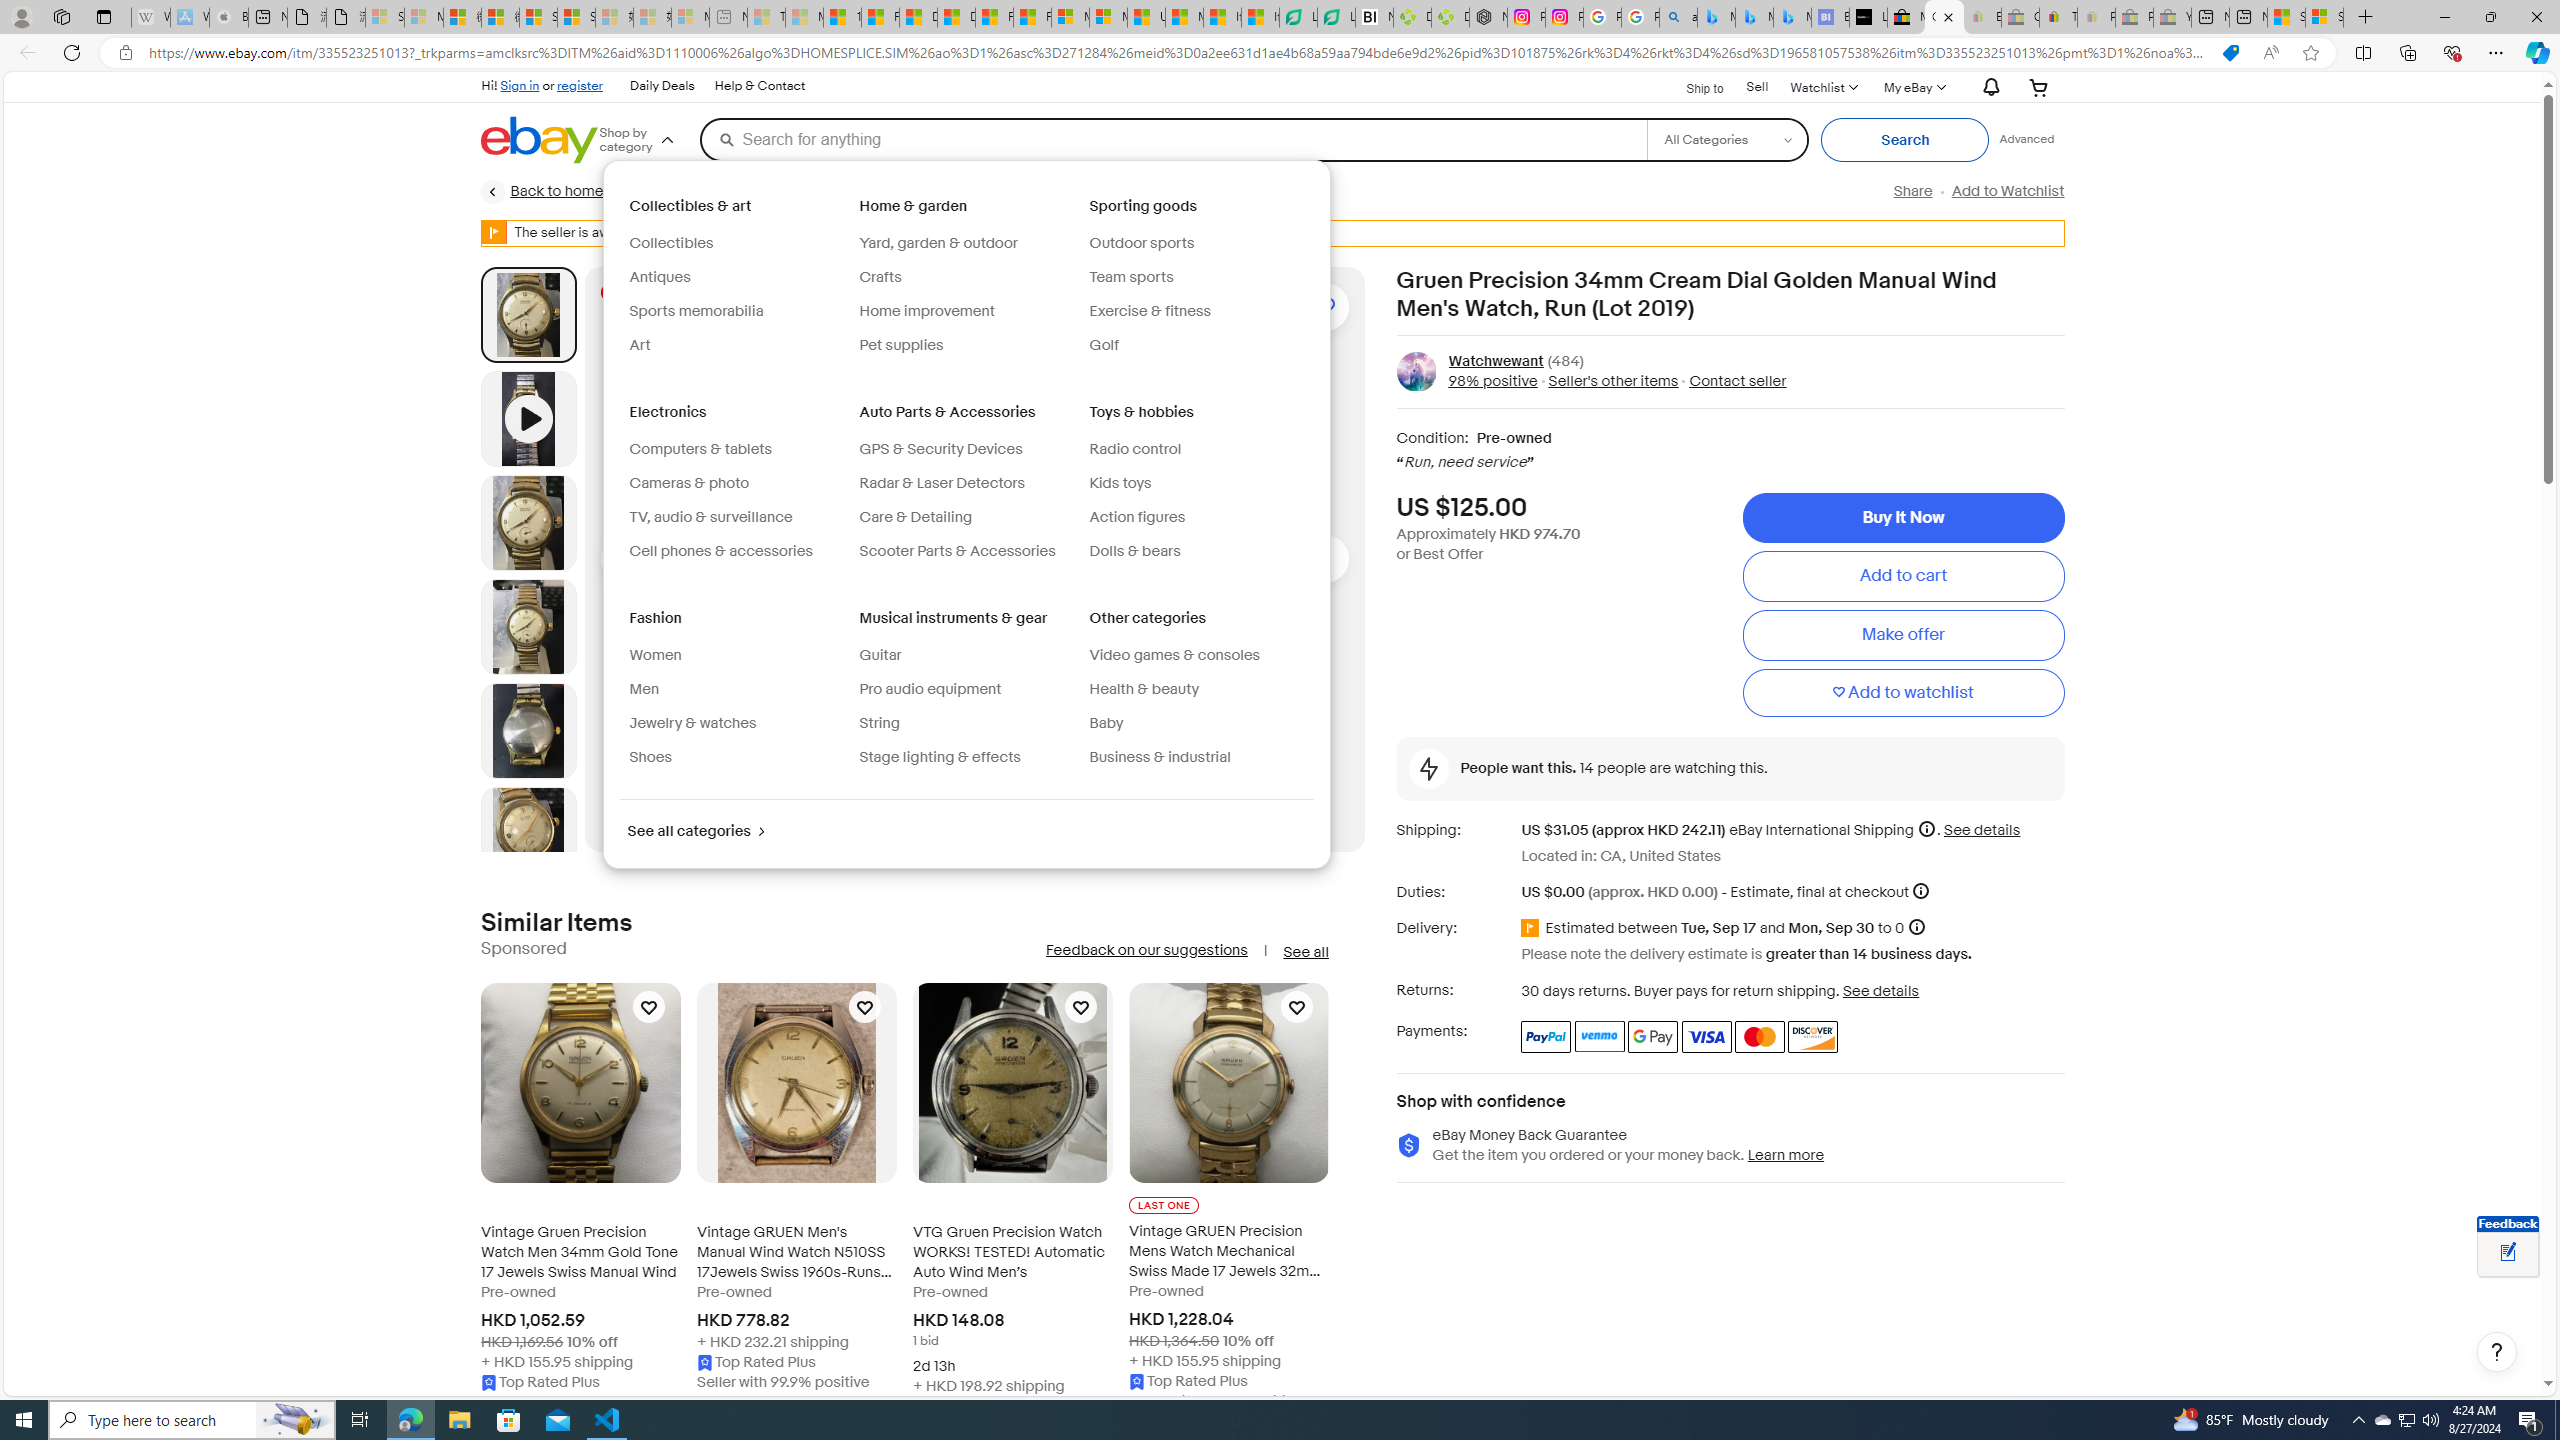 This screenshot has width=2560, height=1440. Describe the element at coordinates (737, 310) in the screenshot. I see `'Sports memorabilia'` at that location.